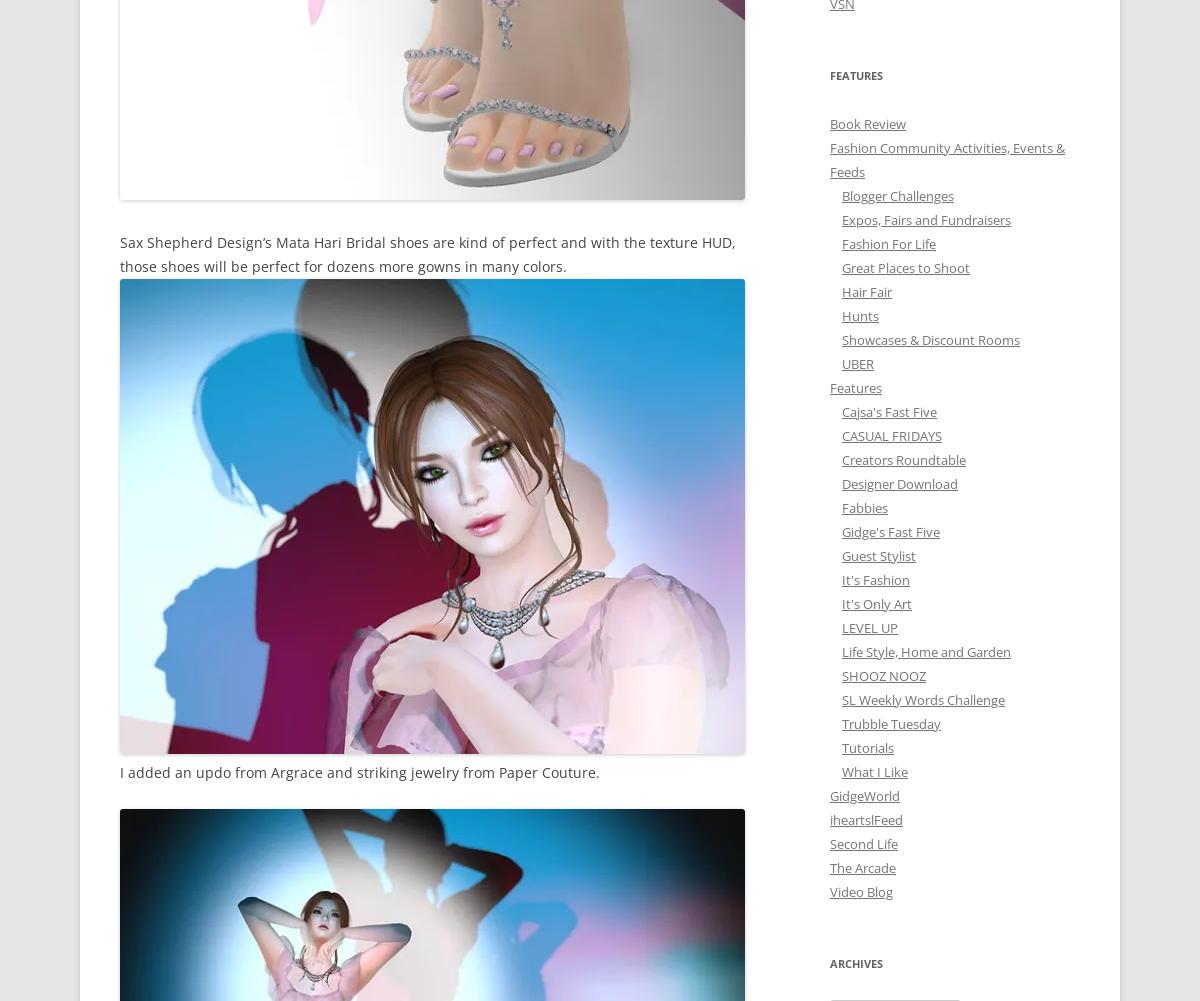 Image resolution: width=1200 pixels, height=1001 pixels. Describe the element at coordinates (874, 770) in the screenshot. I see `'What I Like'` at that location.